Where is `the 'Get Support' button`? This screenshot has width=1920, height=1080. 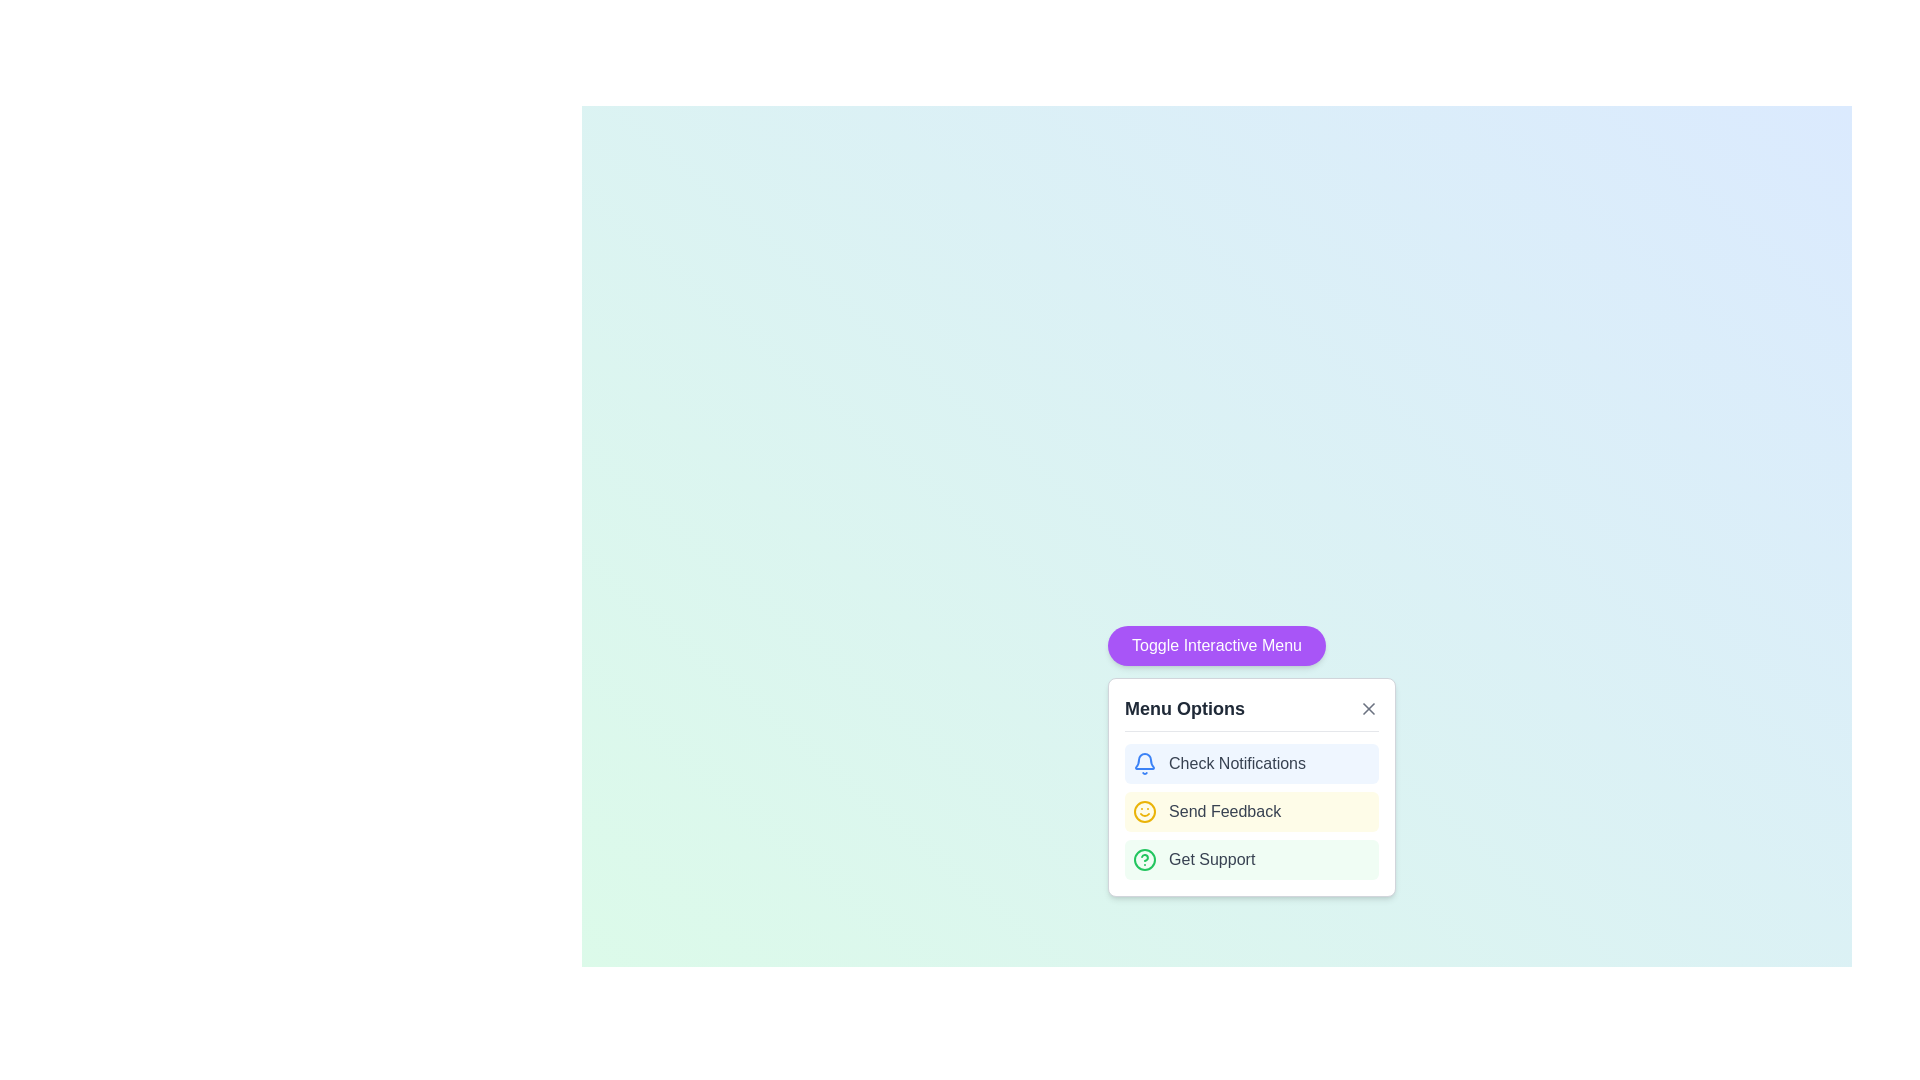
the 'Get Support' button is located at coordinates (1251, 859).